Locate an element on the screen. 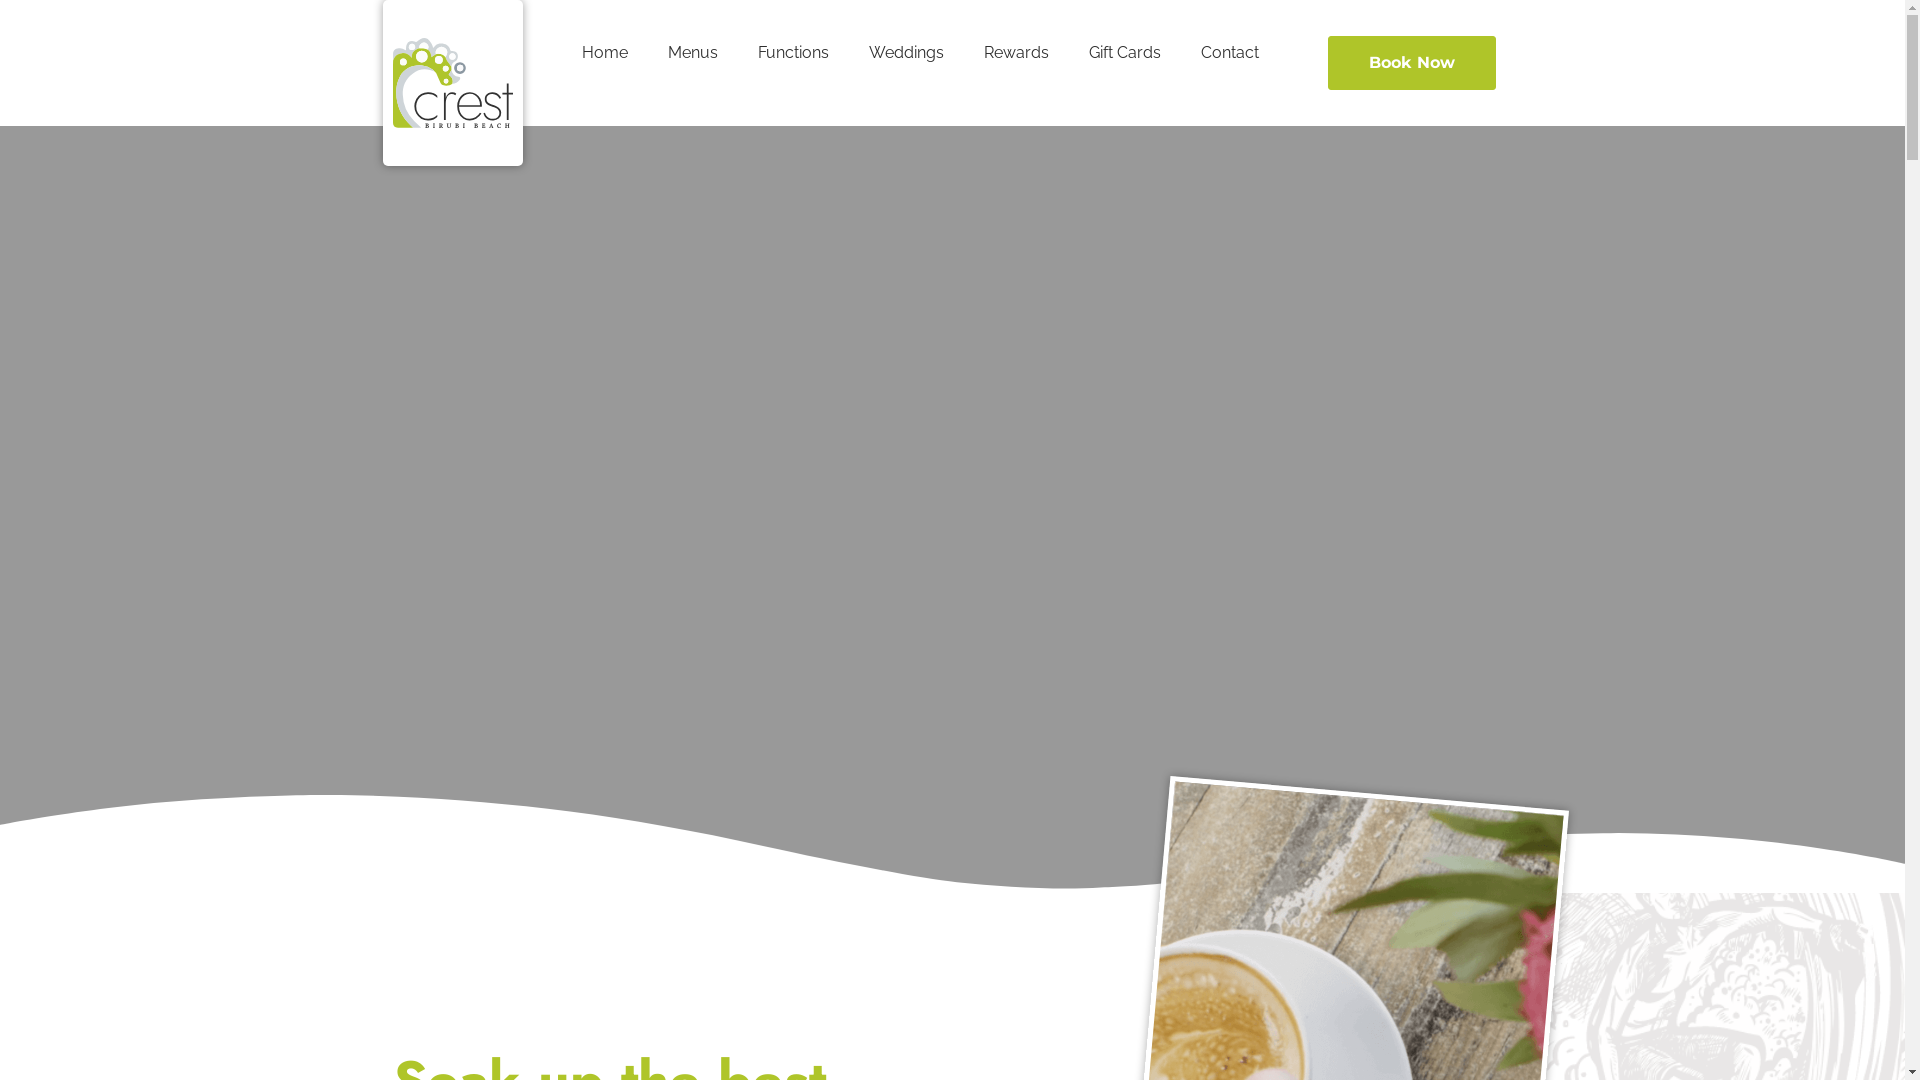  'Book Now' is located at coordinates (1410, 61).